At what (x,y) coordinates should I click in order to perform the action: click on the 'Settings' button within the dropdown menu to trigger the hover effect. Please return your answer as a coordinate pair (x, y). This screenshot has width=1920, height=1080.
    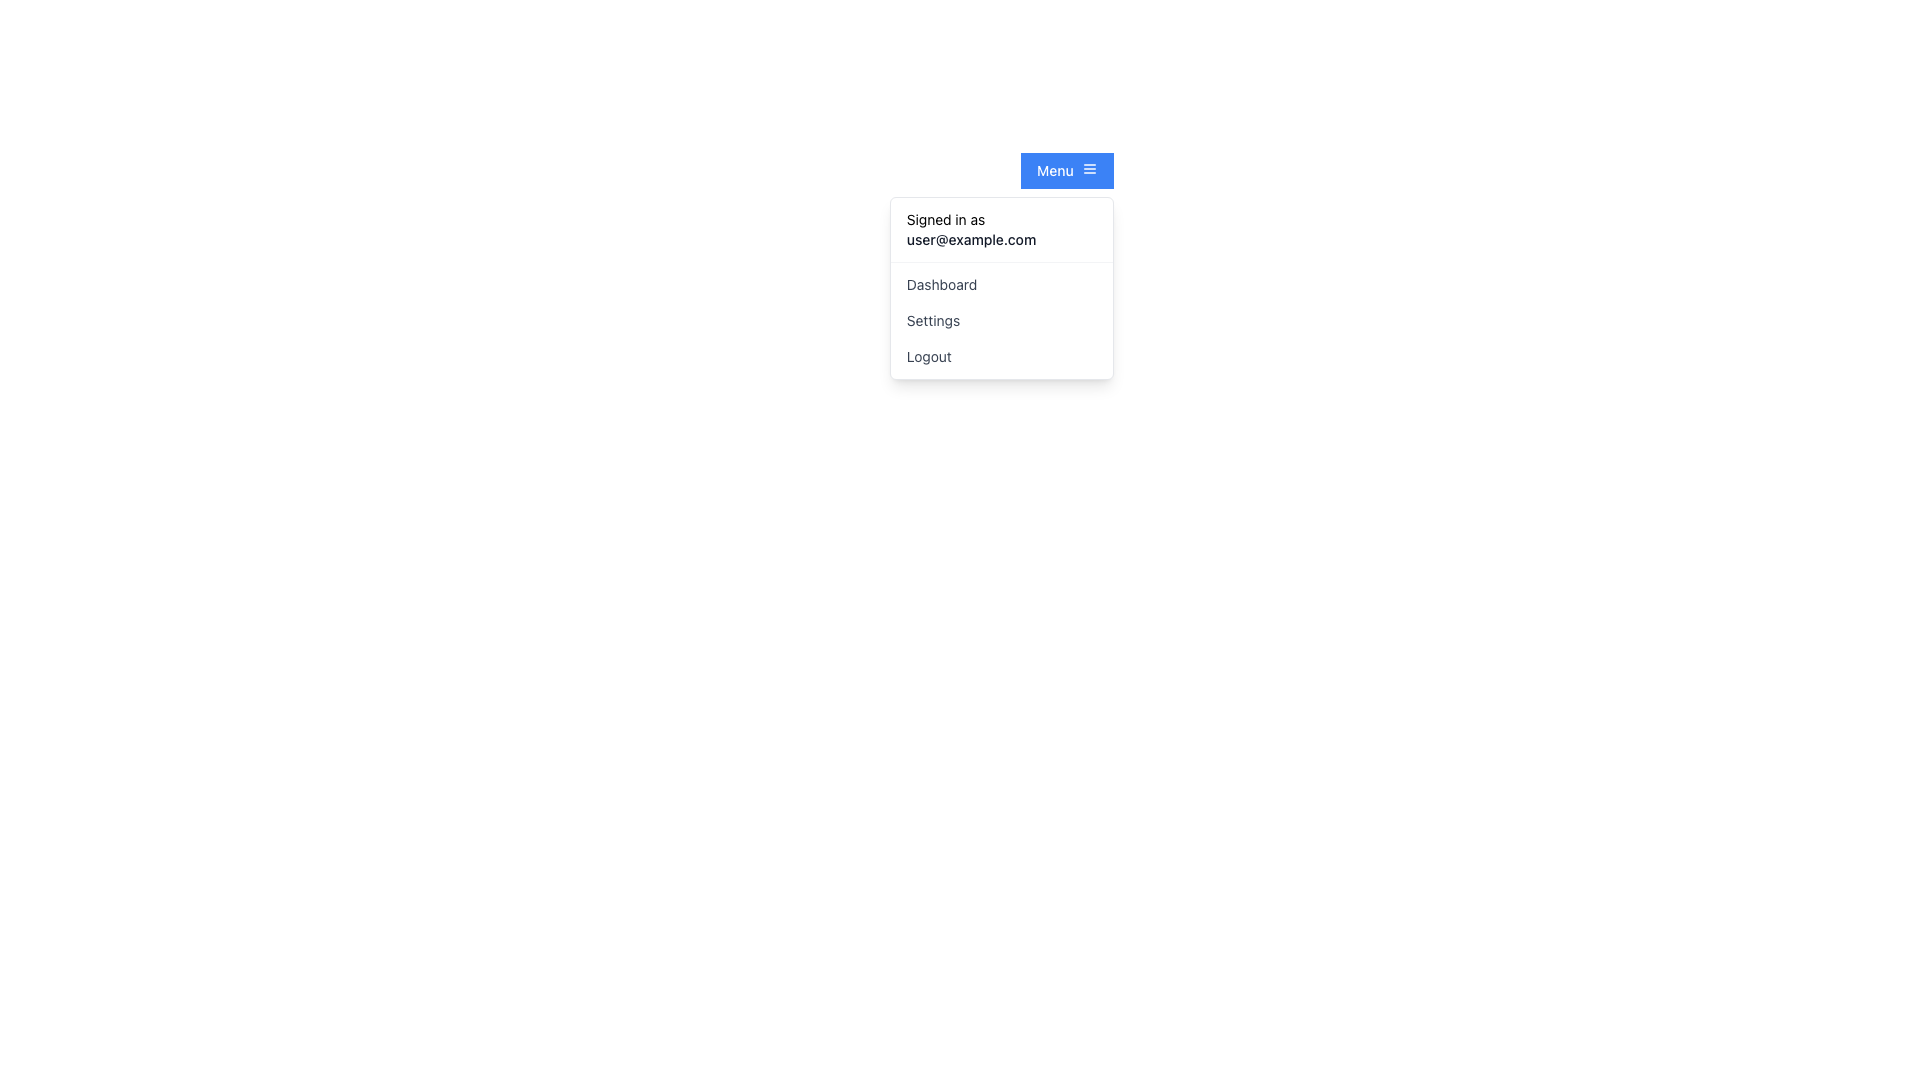
    Looking at the image, I should click on (1001, 319).